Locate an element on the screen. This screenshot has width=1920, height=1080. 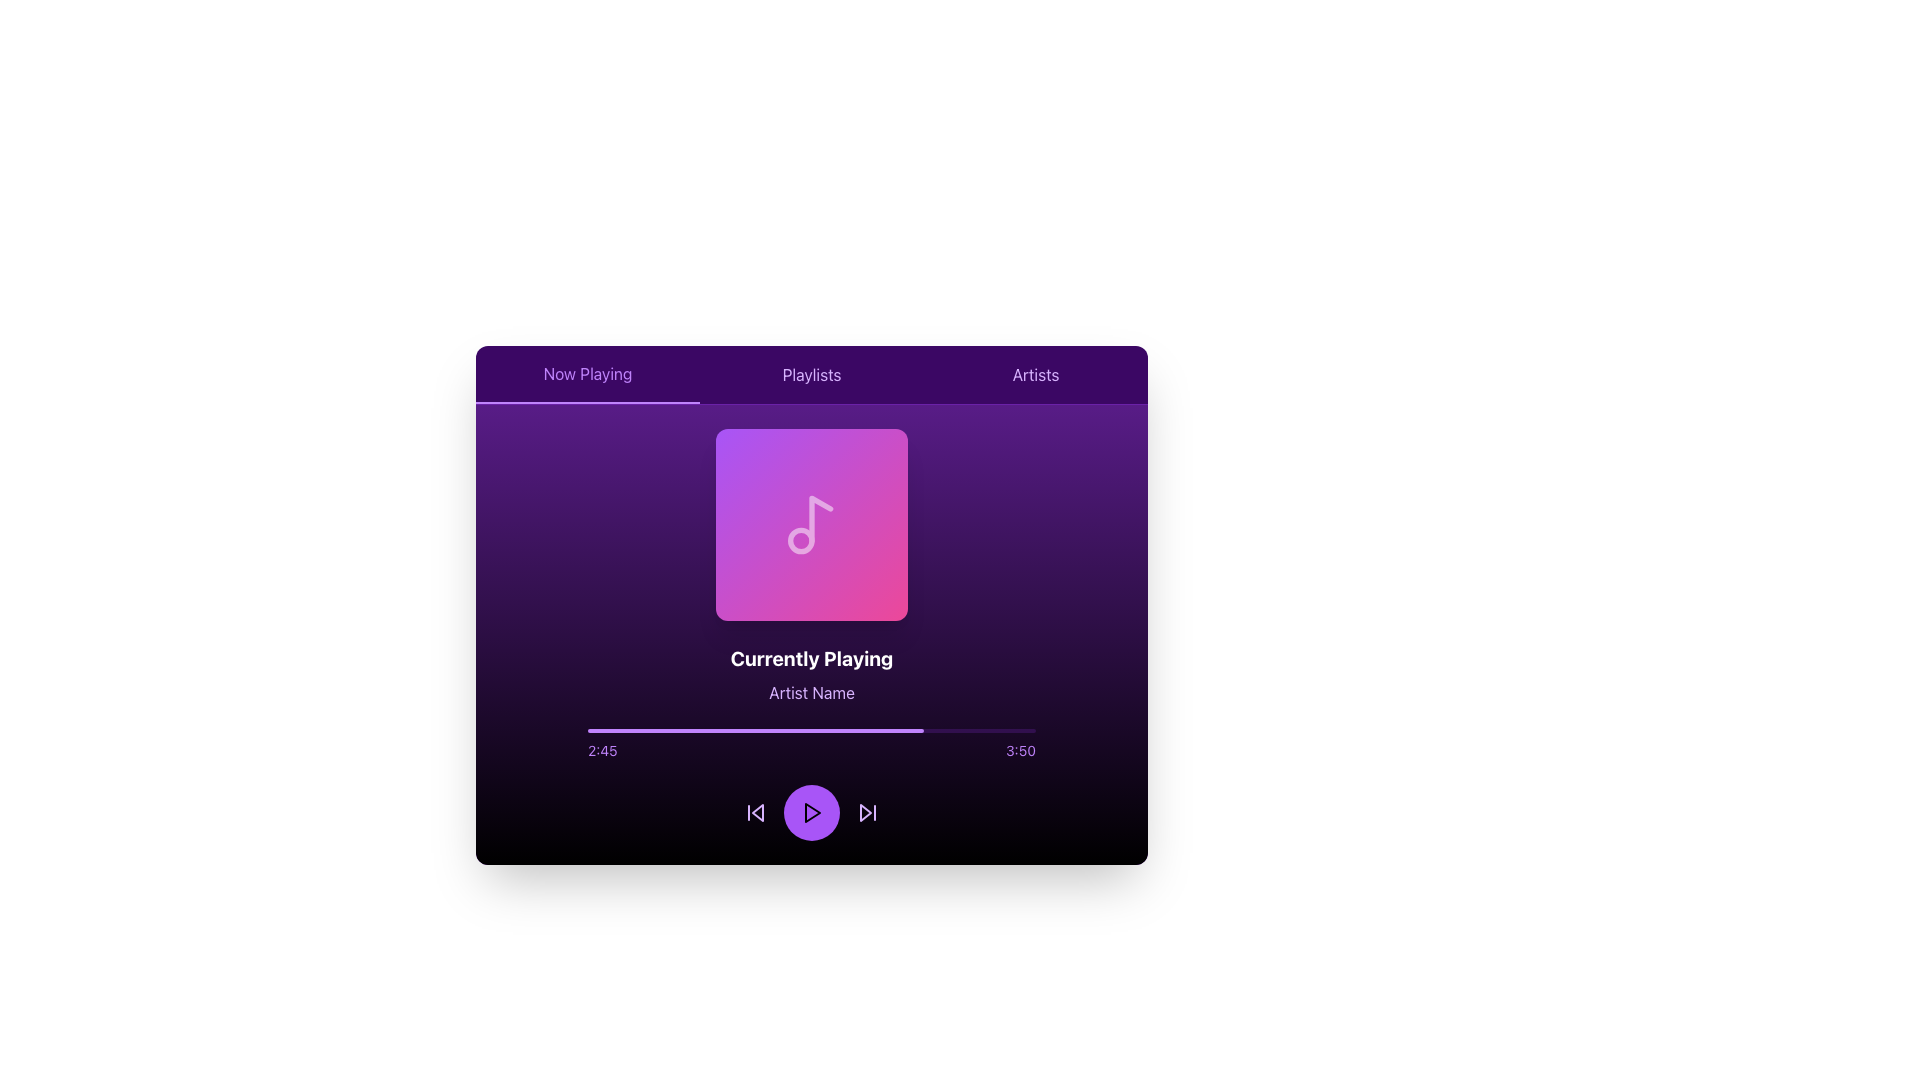
the circular purple button located at the bottom center of the interface, which contains a triangular black play icon, to play or resume playback is located at coordinates (811, 813).